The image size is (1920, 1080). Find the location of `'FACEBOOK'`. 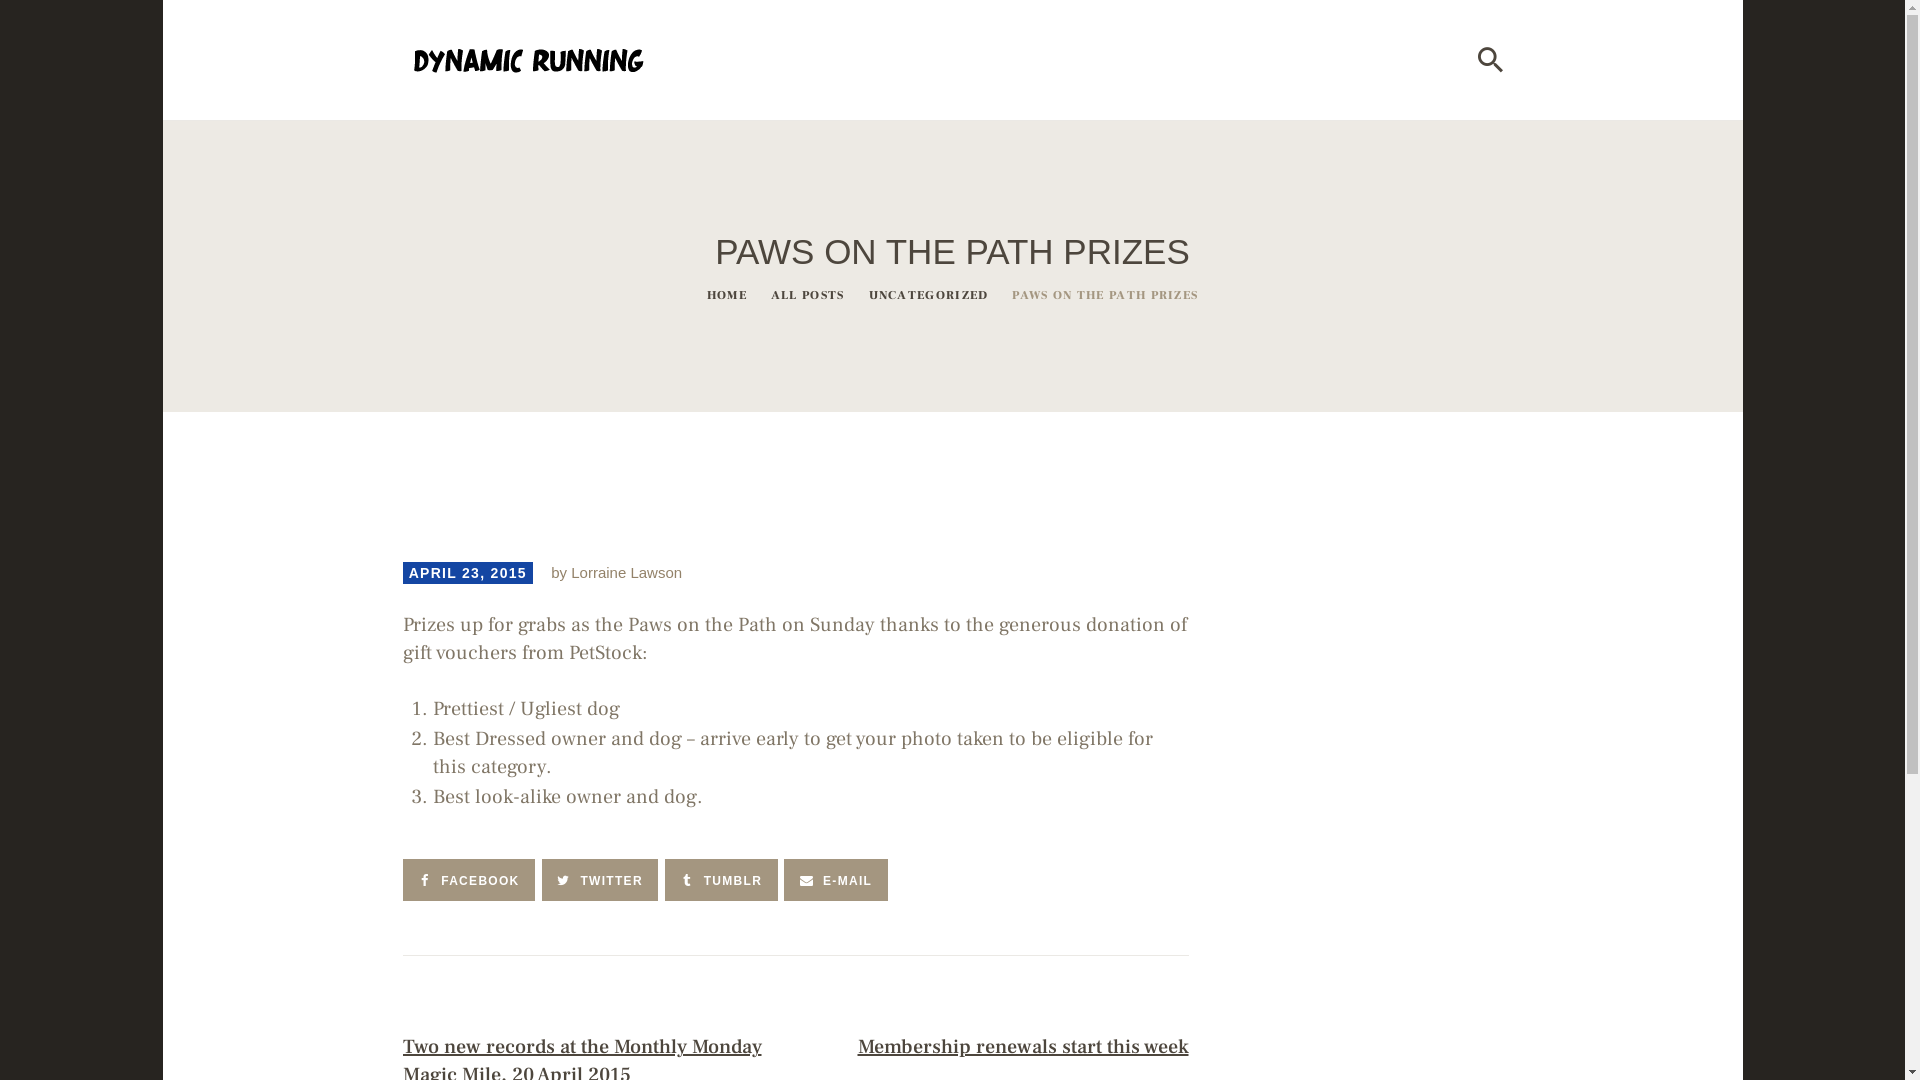

'FACEBOOK' is located at coordinates (401, 878).